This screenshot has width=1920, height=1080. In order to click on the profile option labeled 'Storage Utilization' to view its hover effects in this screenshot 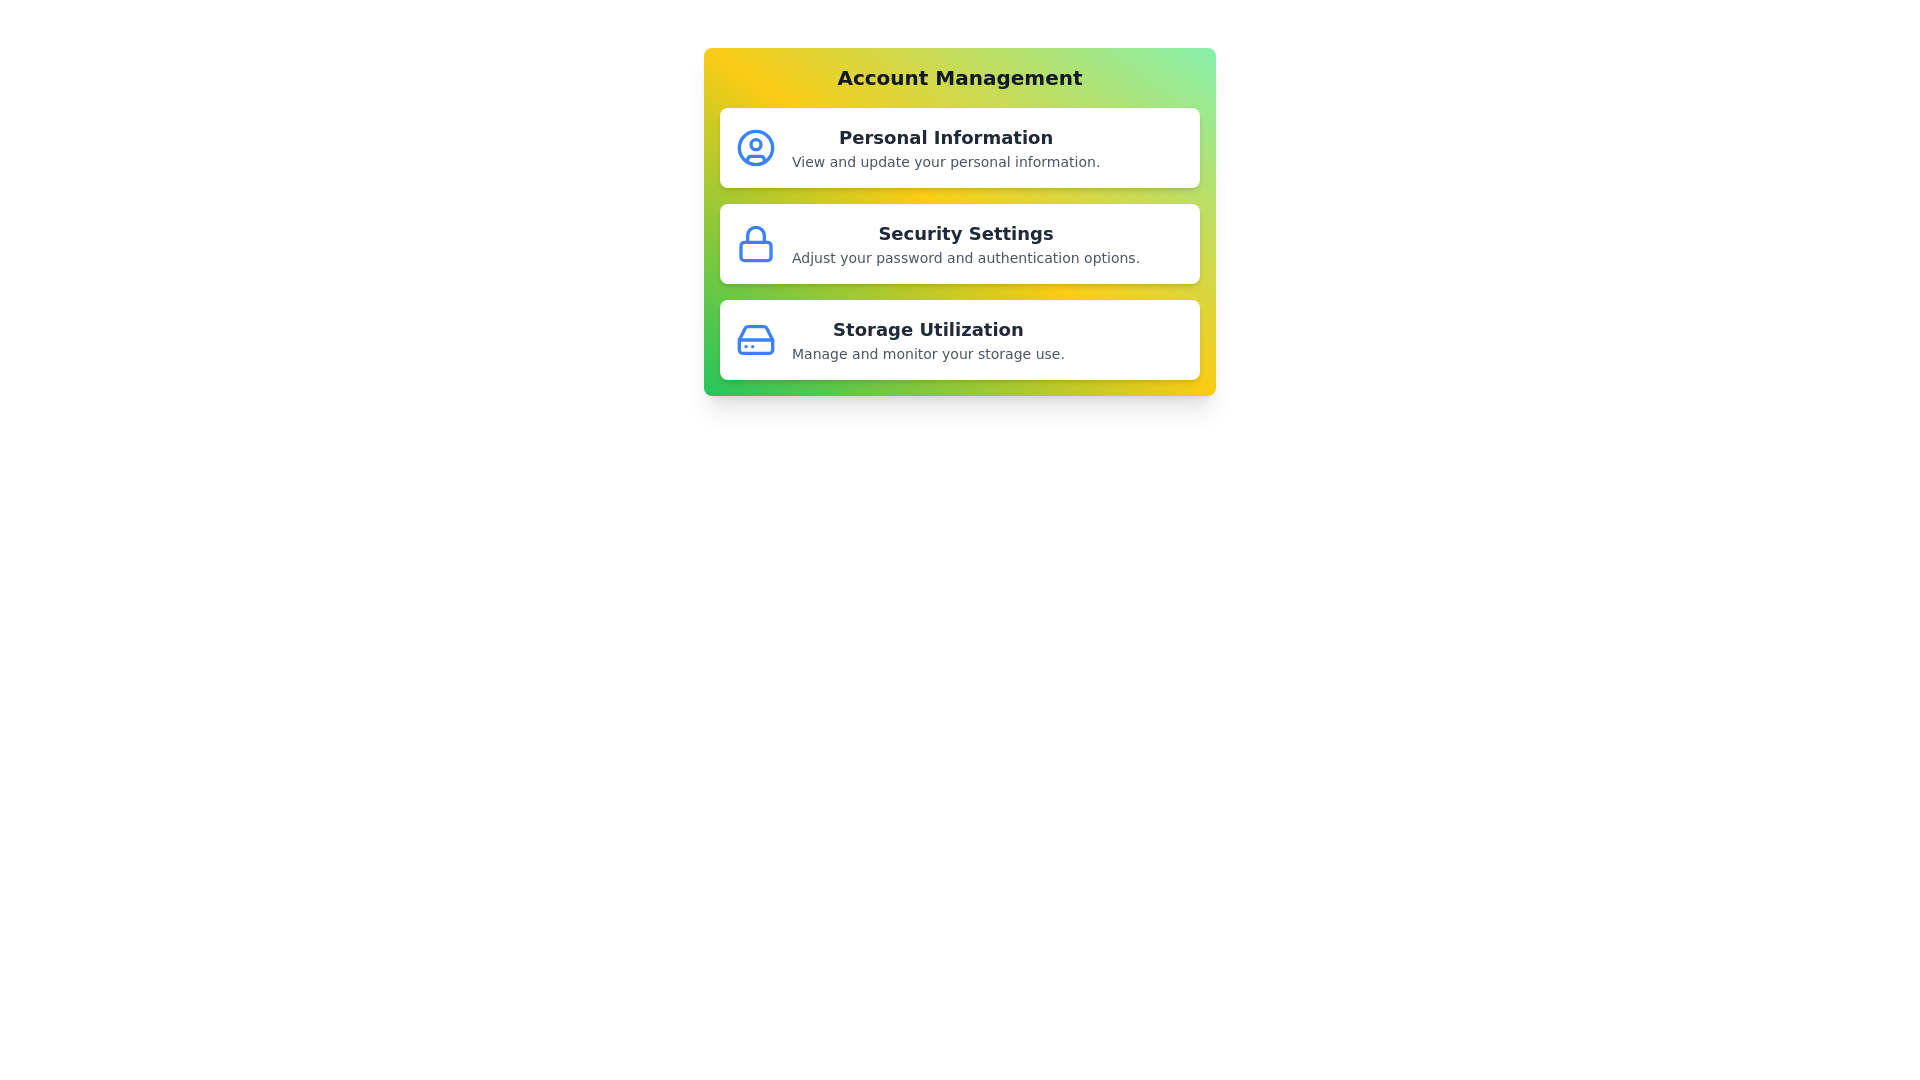, I will do `click(960, 338)`.